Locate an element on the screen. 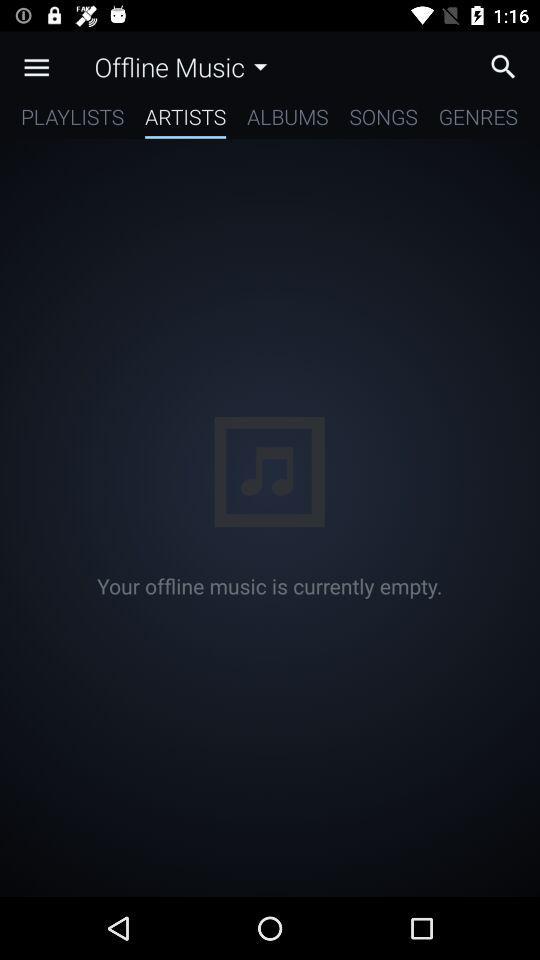 This screenshot has height=960, width=540. the icon next to offline music is located at coordinates (36, 67).